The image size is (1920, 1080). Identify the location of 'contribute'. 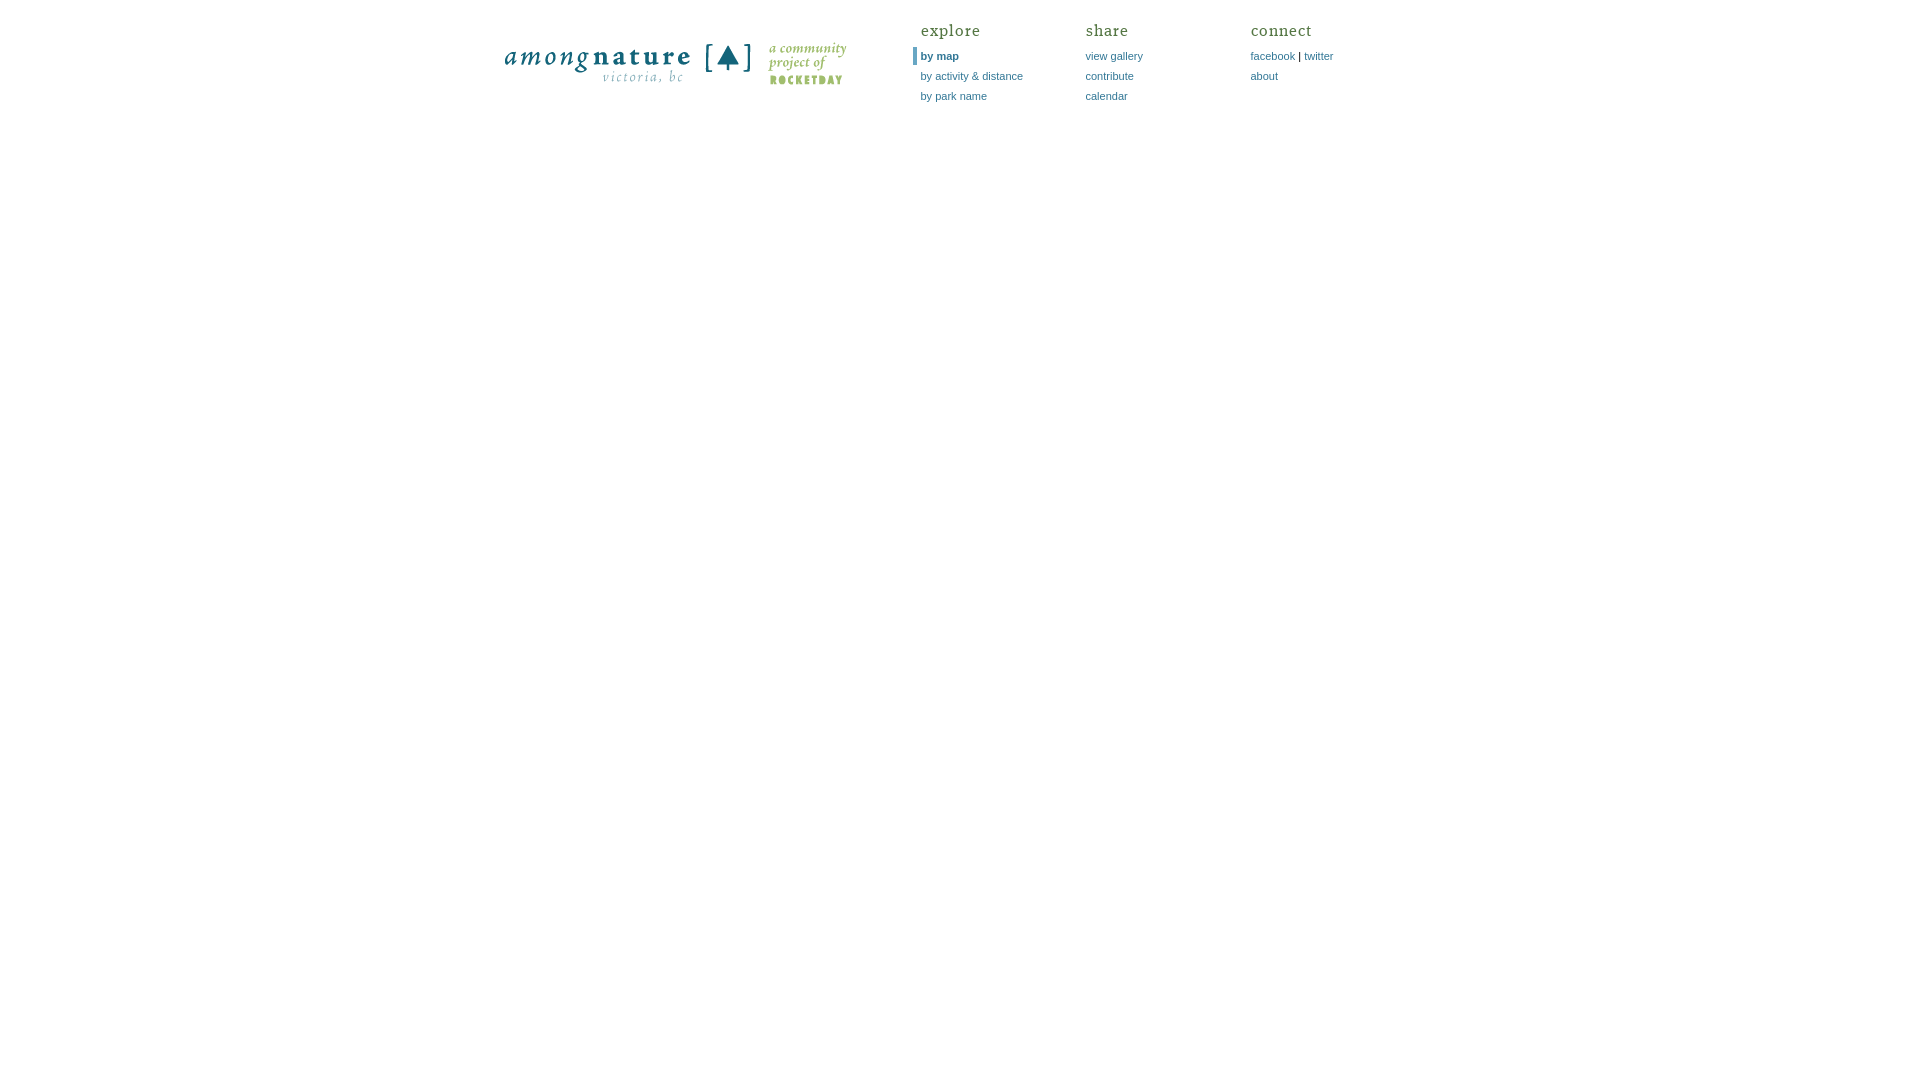
(1108, 75).